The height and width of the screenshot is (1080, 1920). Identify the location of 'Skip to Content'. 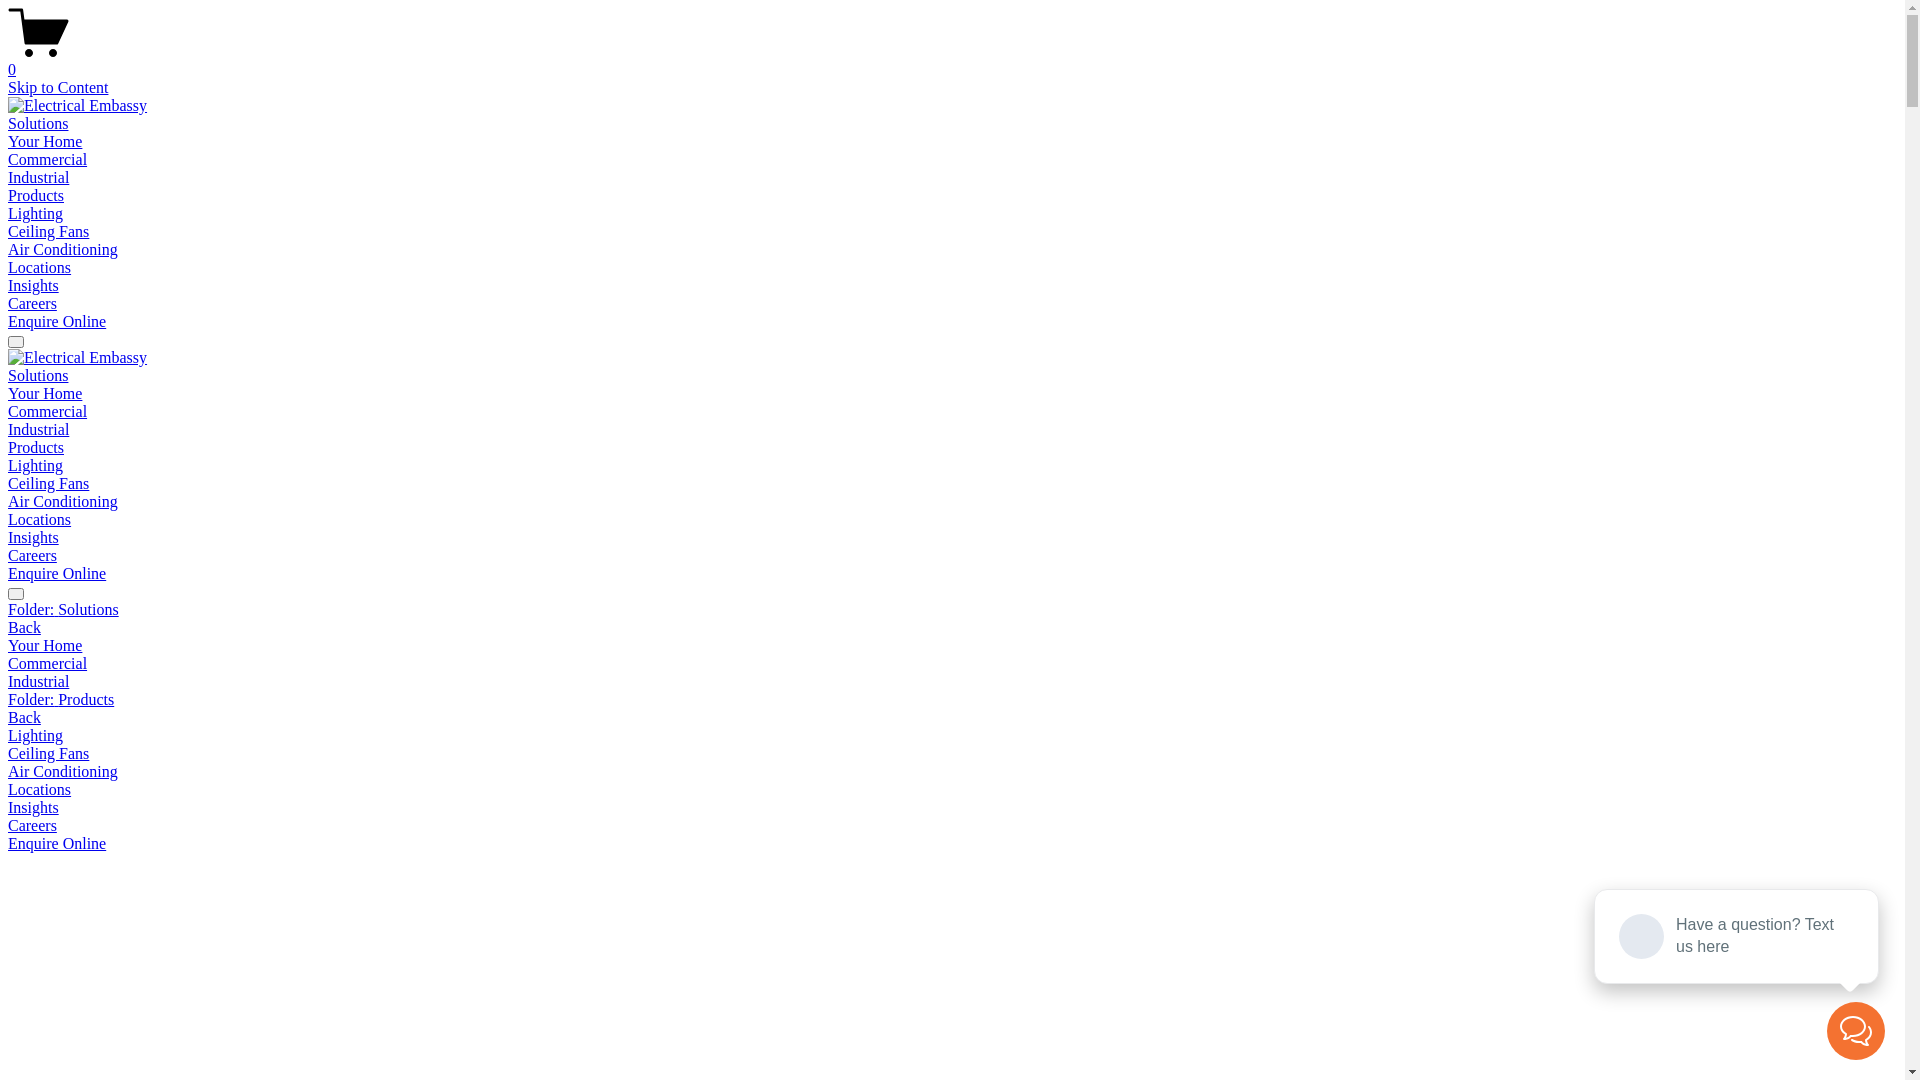
(8, 86).